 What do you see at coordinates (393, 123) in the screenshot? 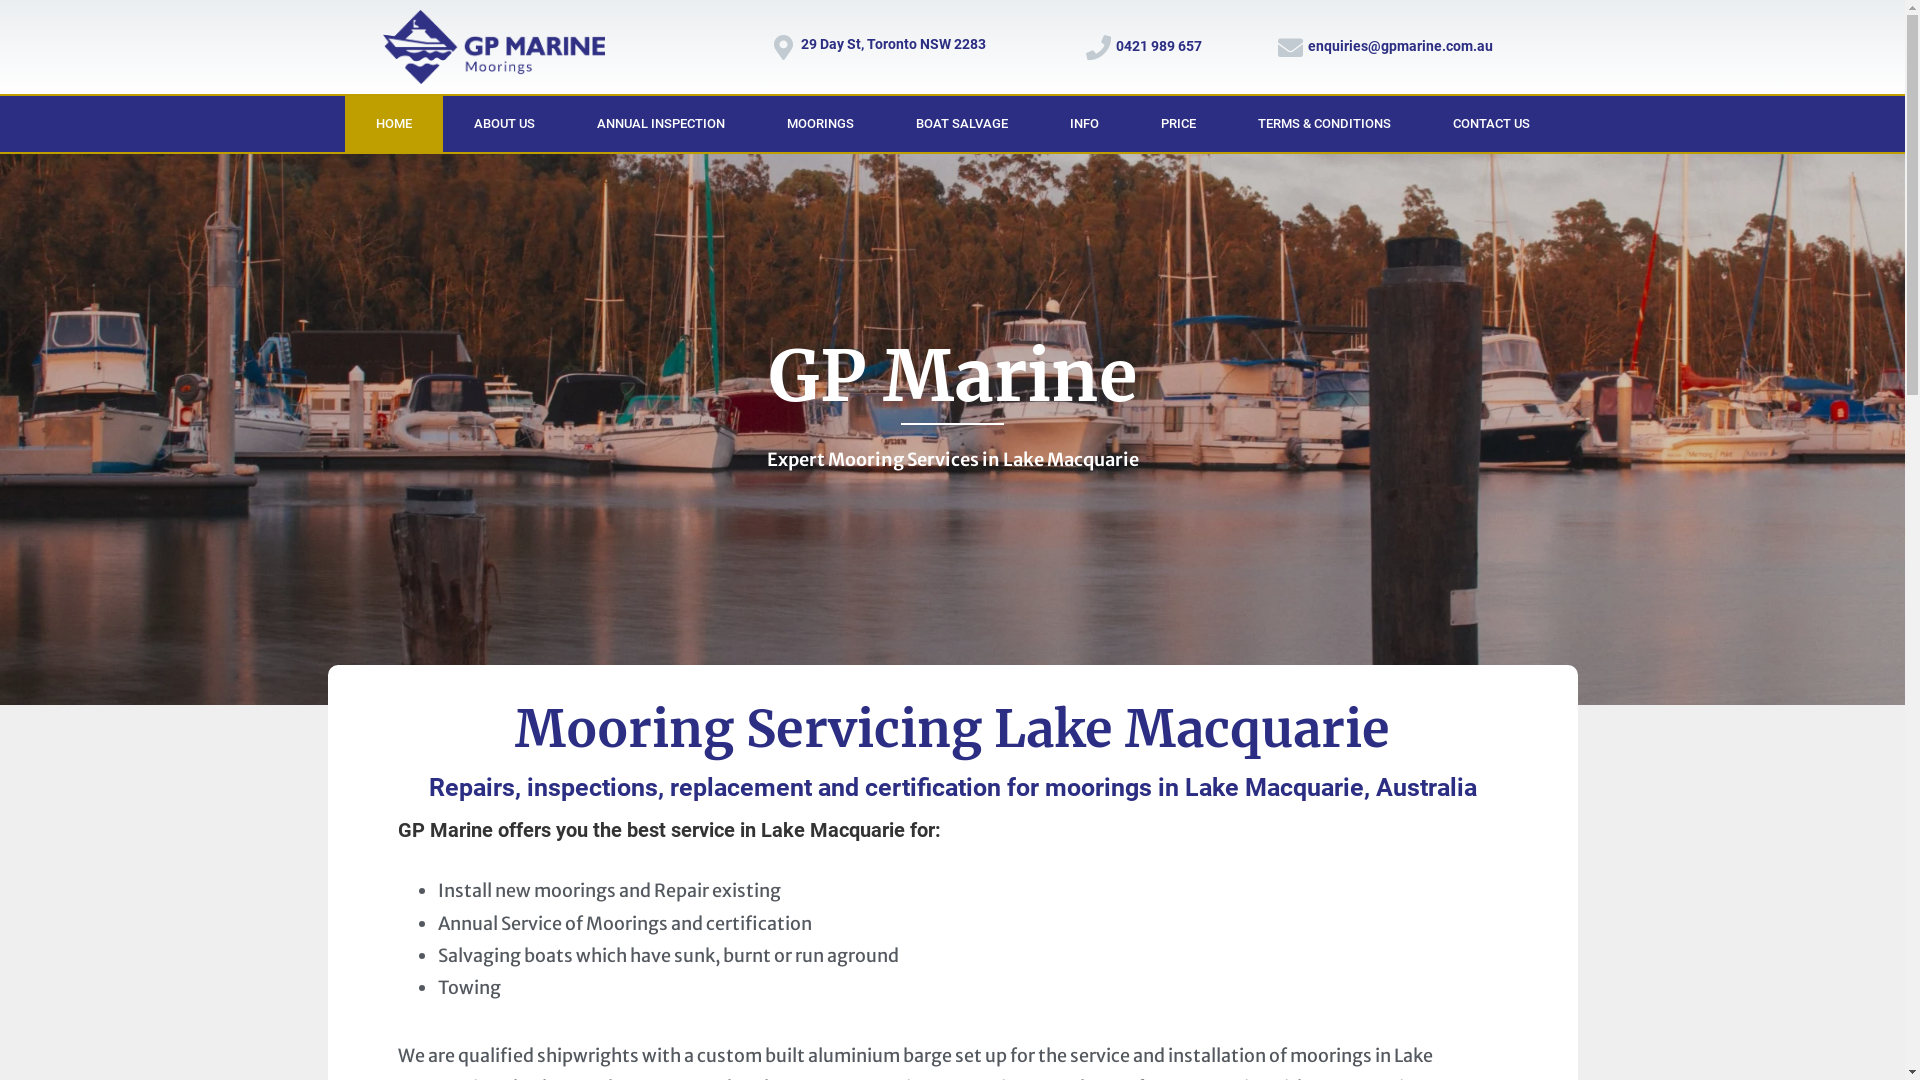
I see `'HOME'` at bounding box center [393, 123].